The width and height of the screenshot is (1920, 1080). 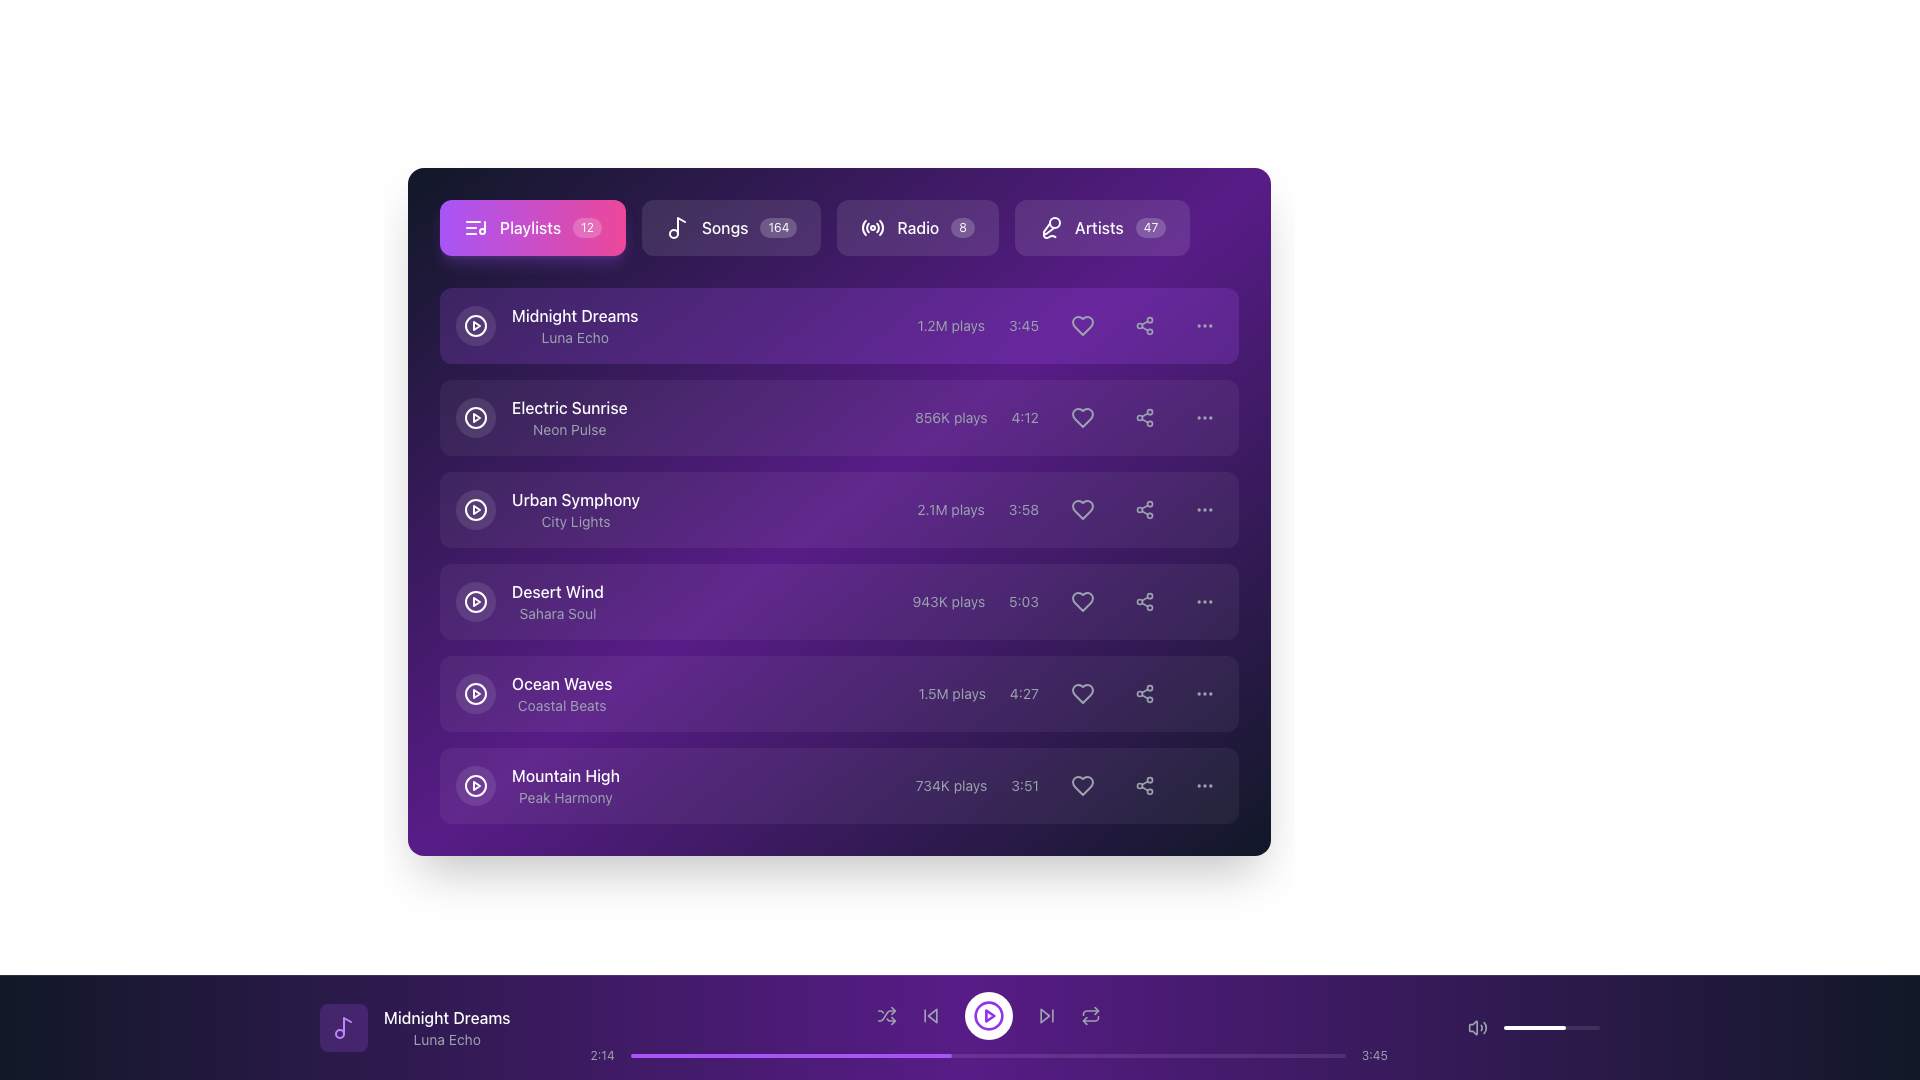 I want to click on the share button for the song 'Desert Wind' to change its appearance, so click(x=1145, y=600).